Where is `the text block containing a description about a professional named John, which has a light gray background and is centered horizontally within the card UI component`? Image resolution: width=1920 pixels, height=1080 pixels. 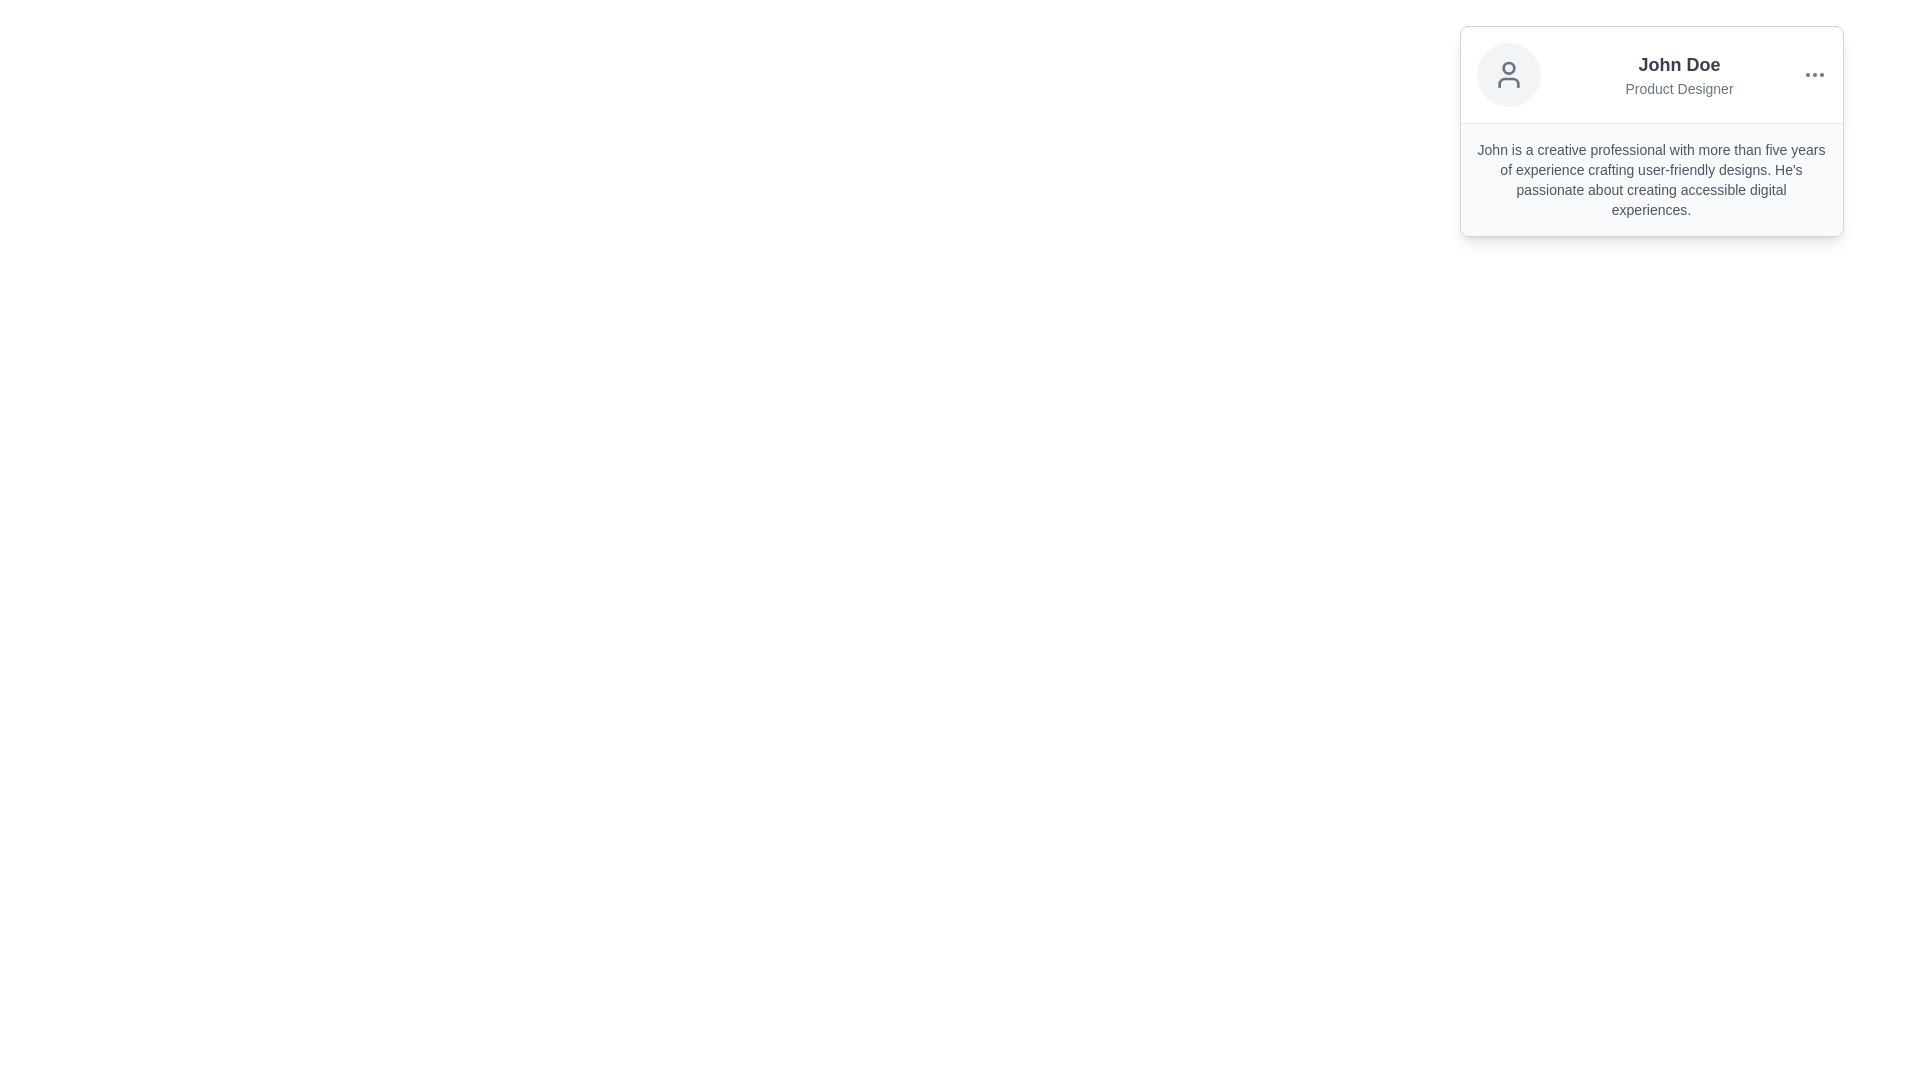 the text block containing a description about a professional named John, which has a light gray background and is centered horizontally within the card UI component is located at coordinates (1651, 178).